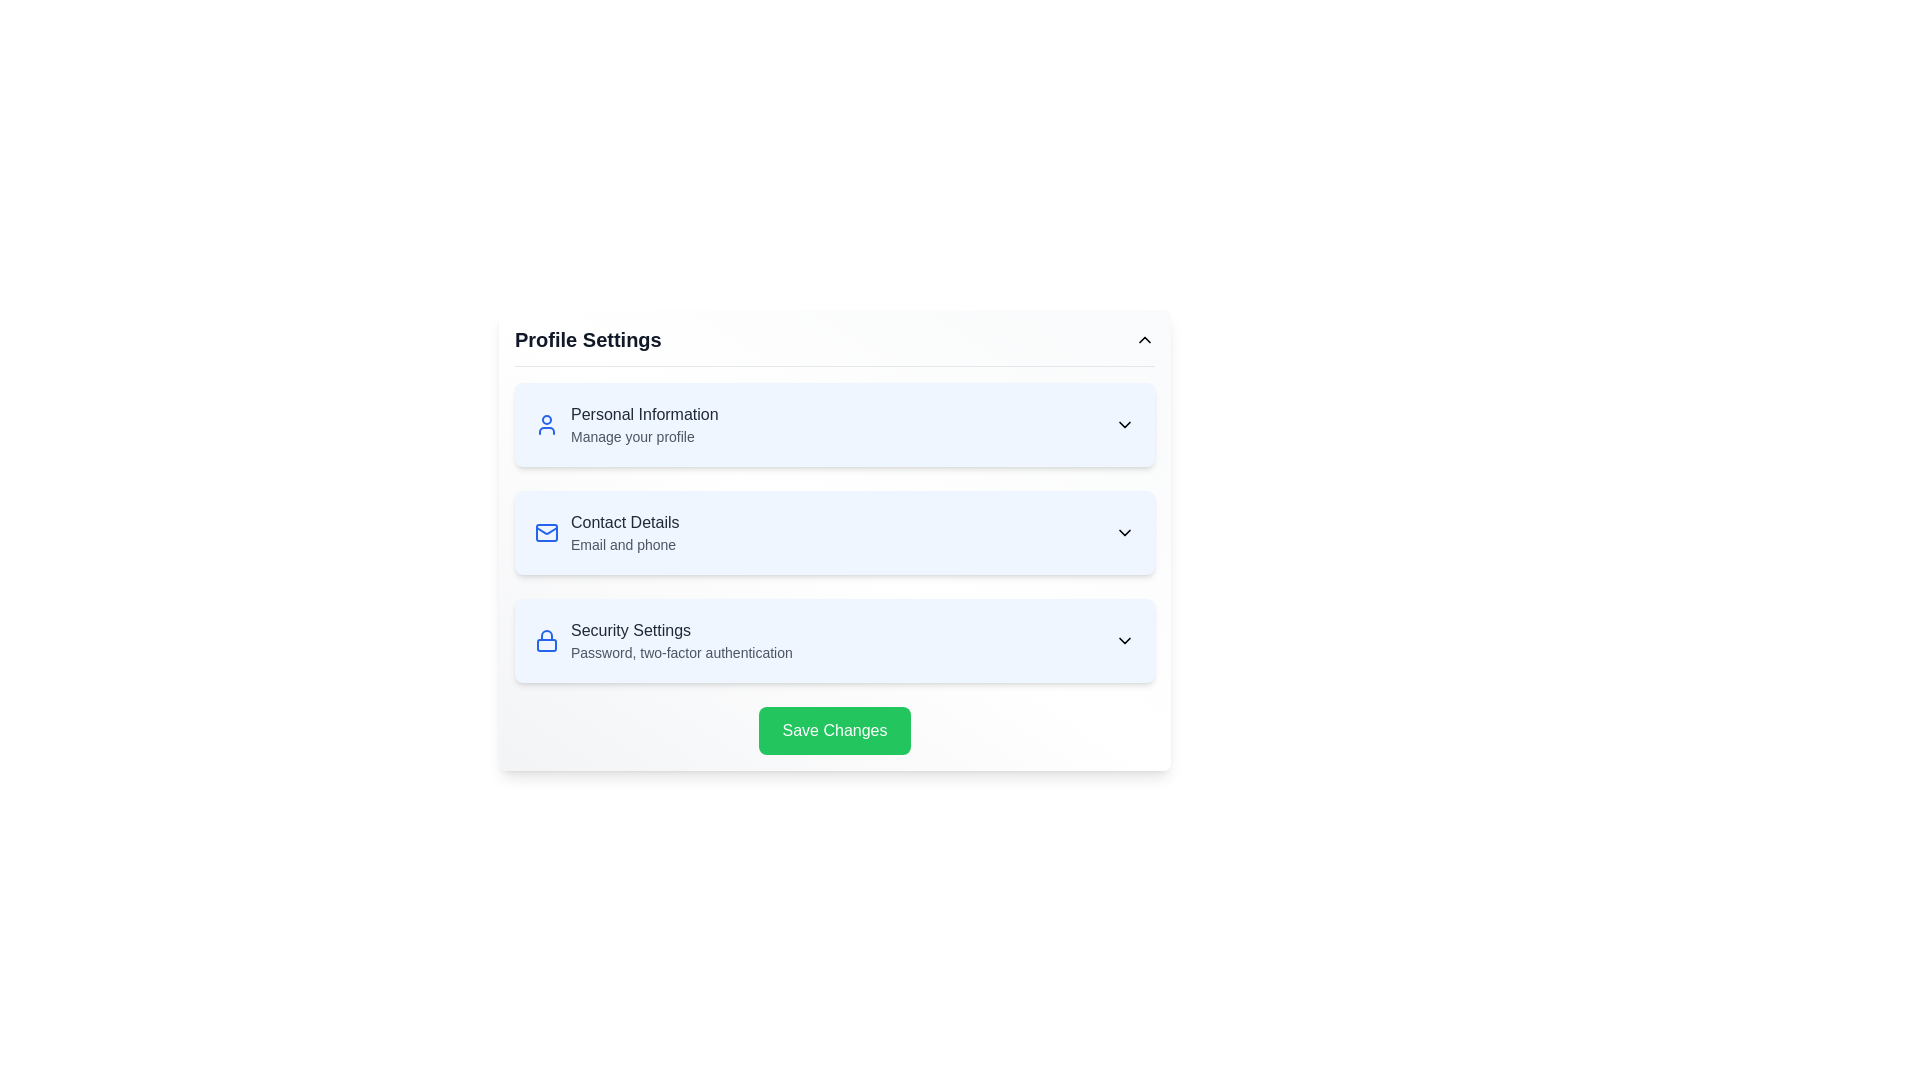 This screenshot has height=1080, width=1920. What do you see at coordinates (547, 645) in the screenshot?
I see `the rectangular part of the lock icon, which represents the body of the lock, indicating a security or privacy feature` at bounding box center [547, 645].